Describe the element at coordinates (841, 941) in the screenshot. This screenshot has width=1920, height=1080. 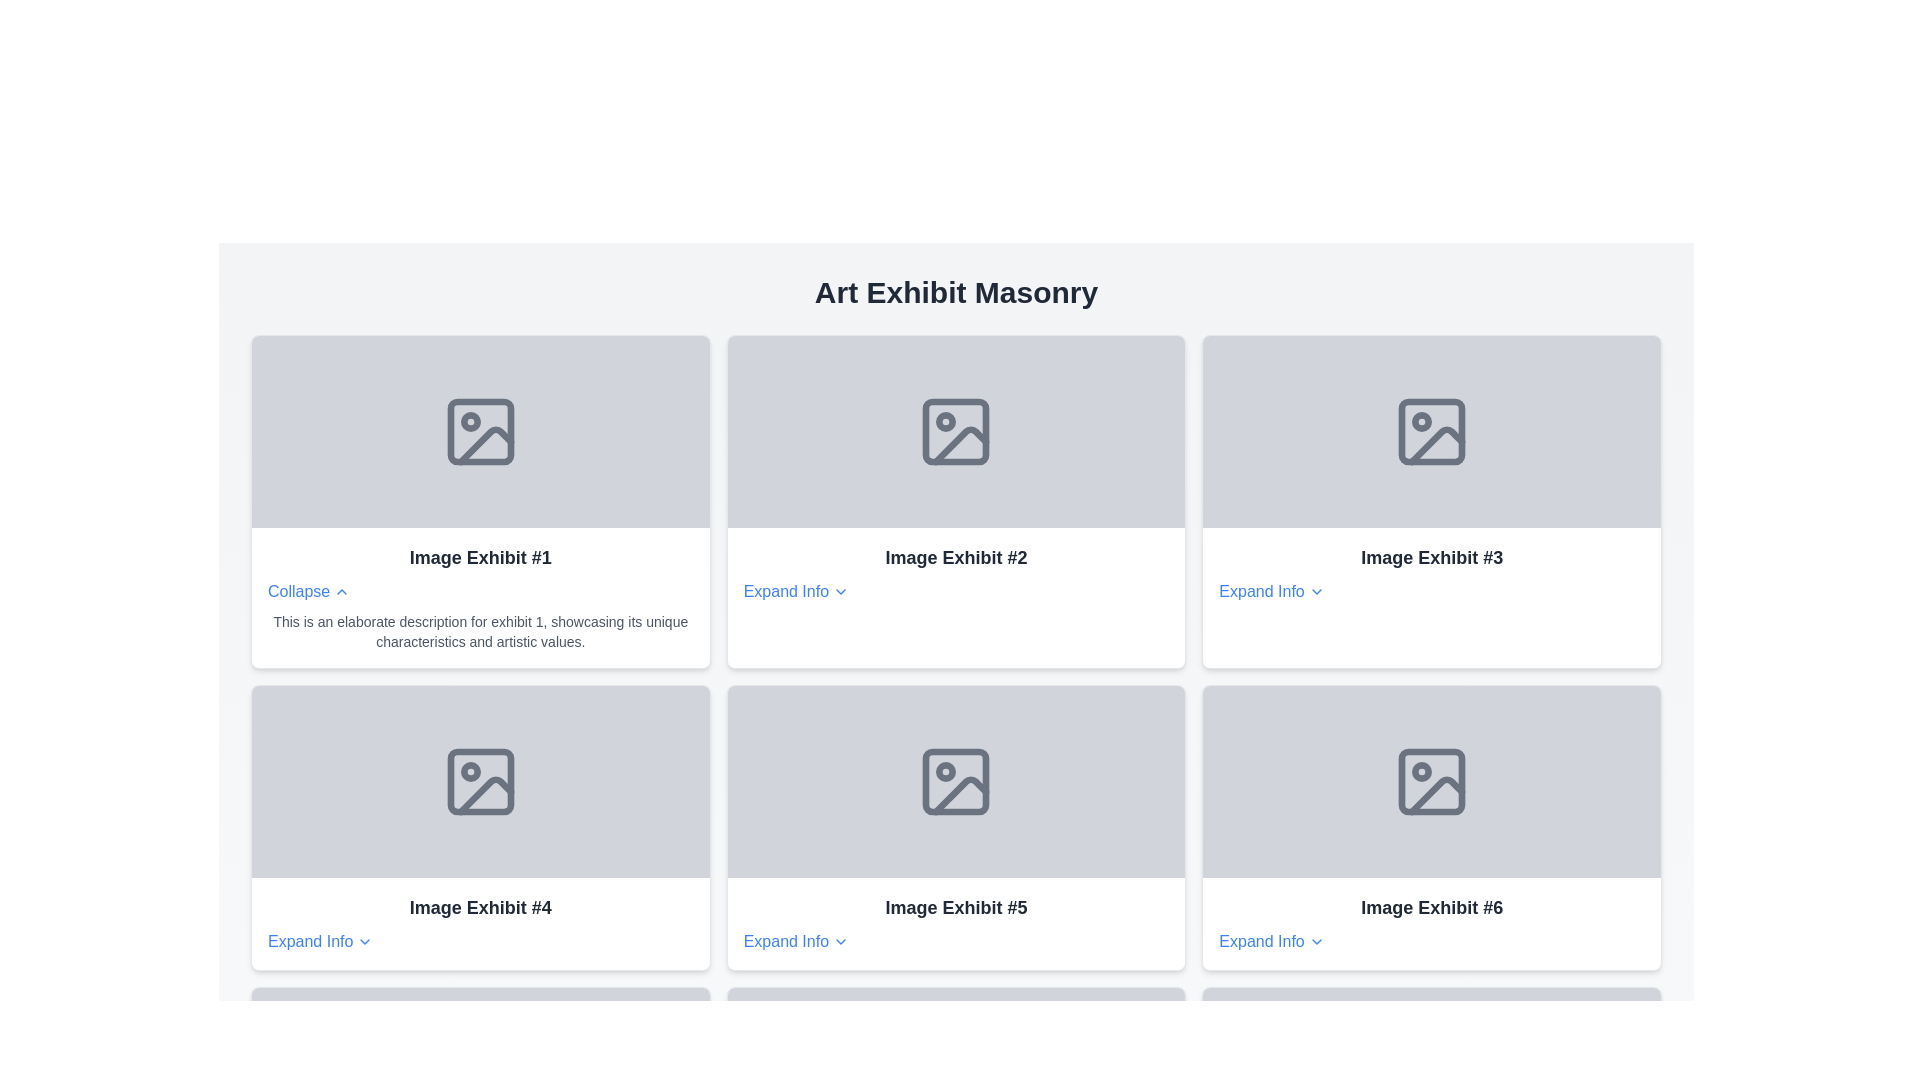
I see `the downward-facing chevron icon next to 'Expand Info' below 'Image Exhibit #5'` at that location.